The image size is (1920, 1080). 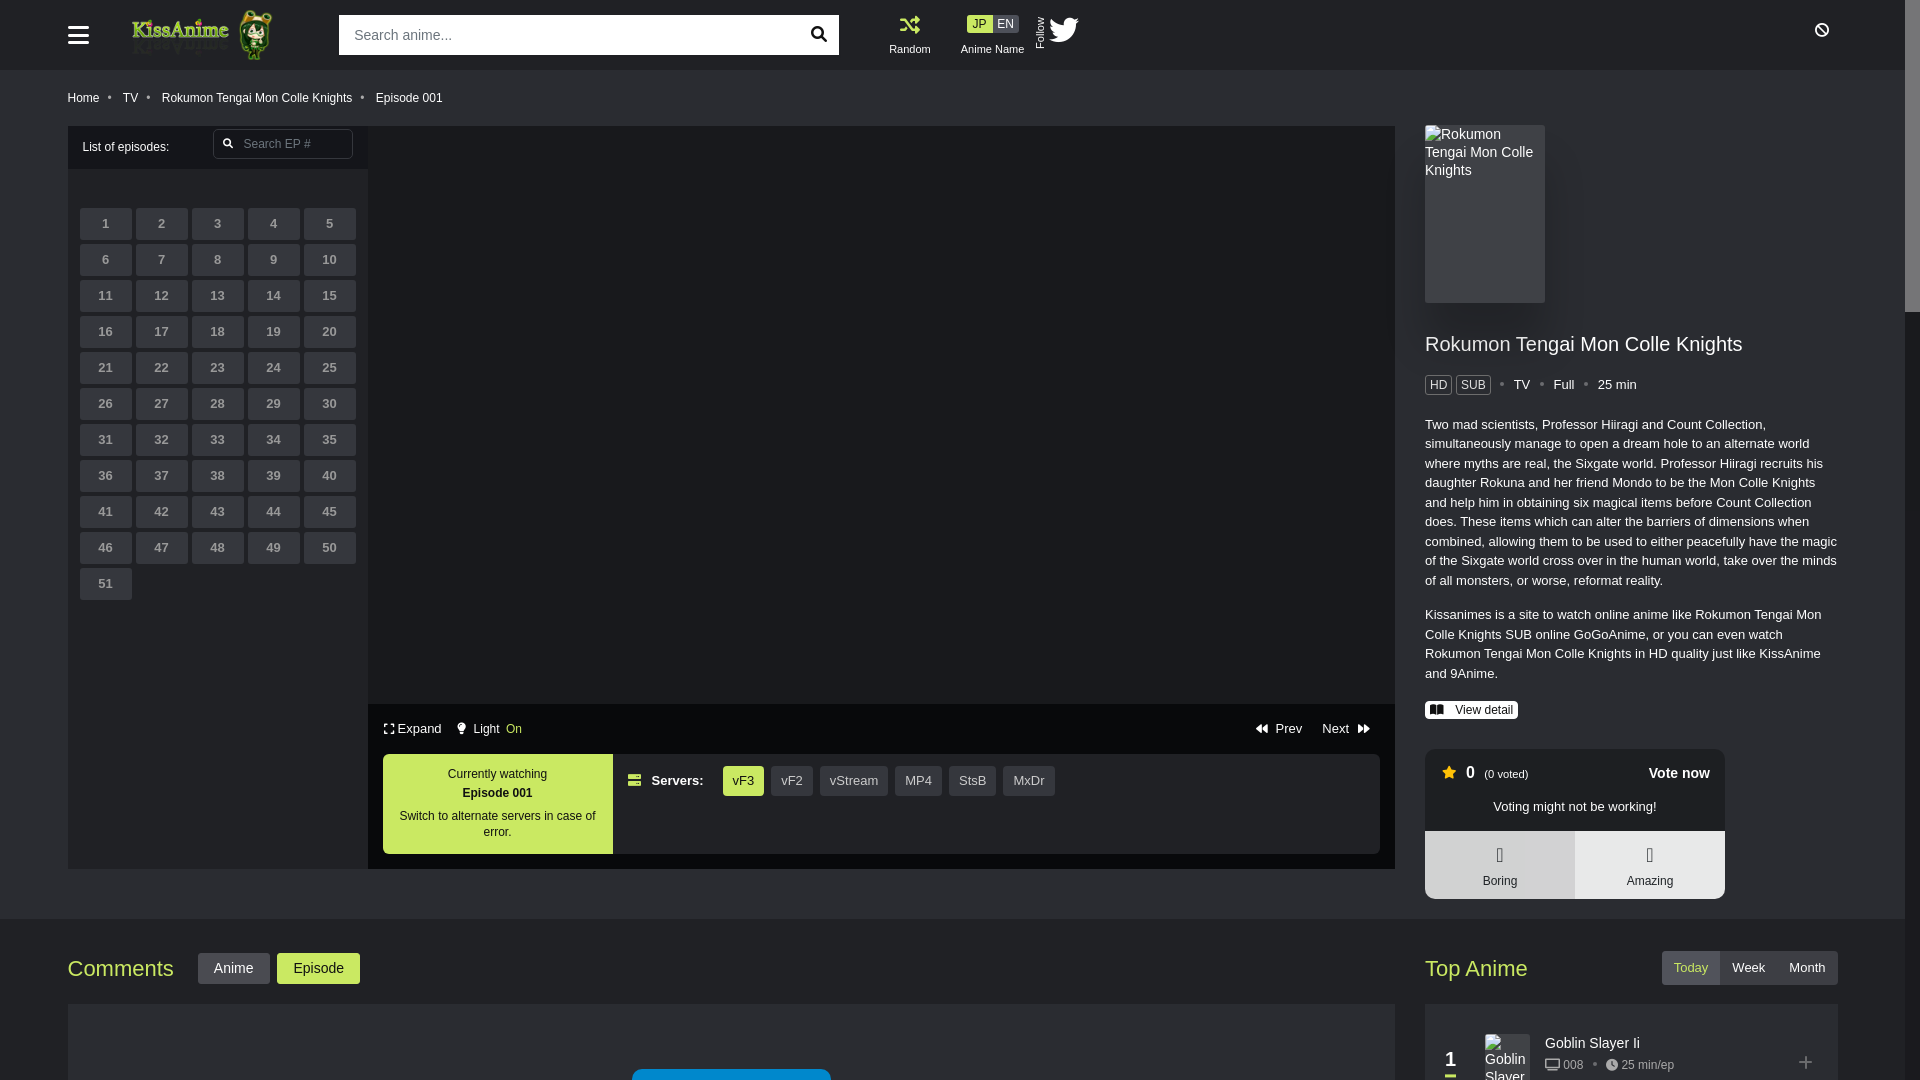 I want to click on '5', so click(x=330, y=223).